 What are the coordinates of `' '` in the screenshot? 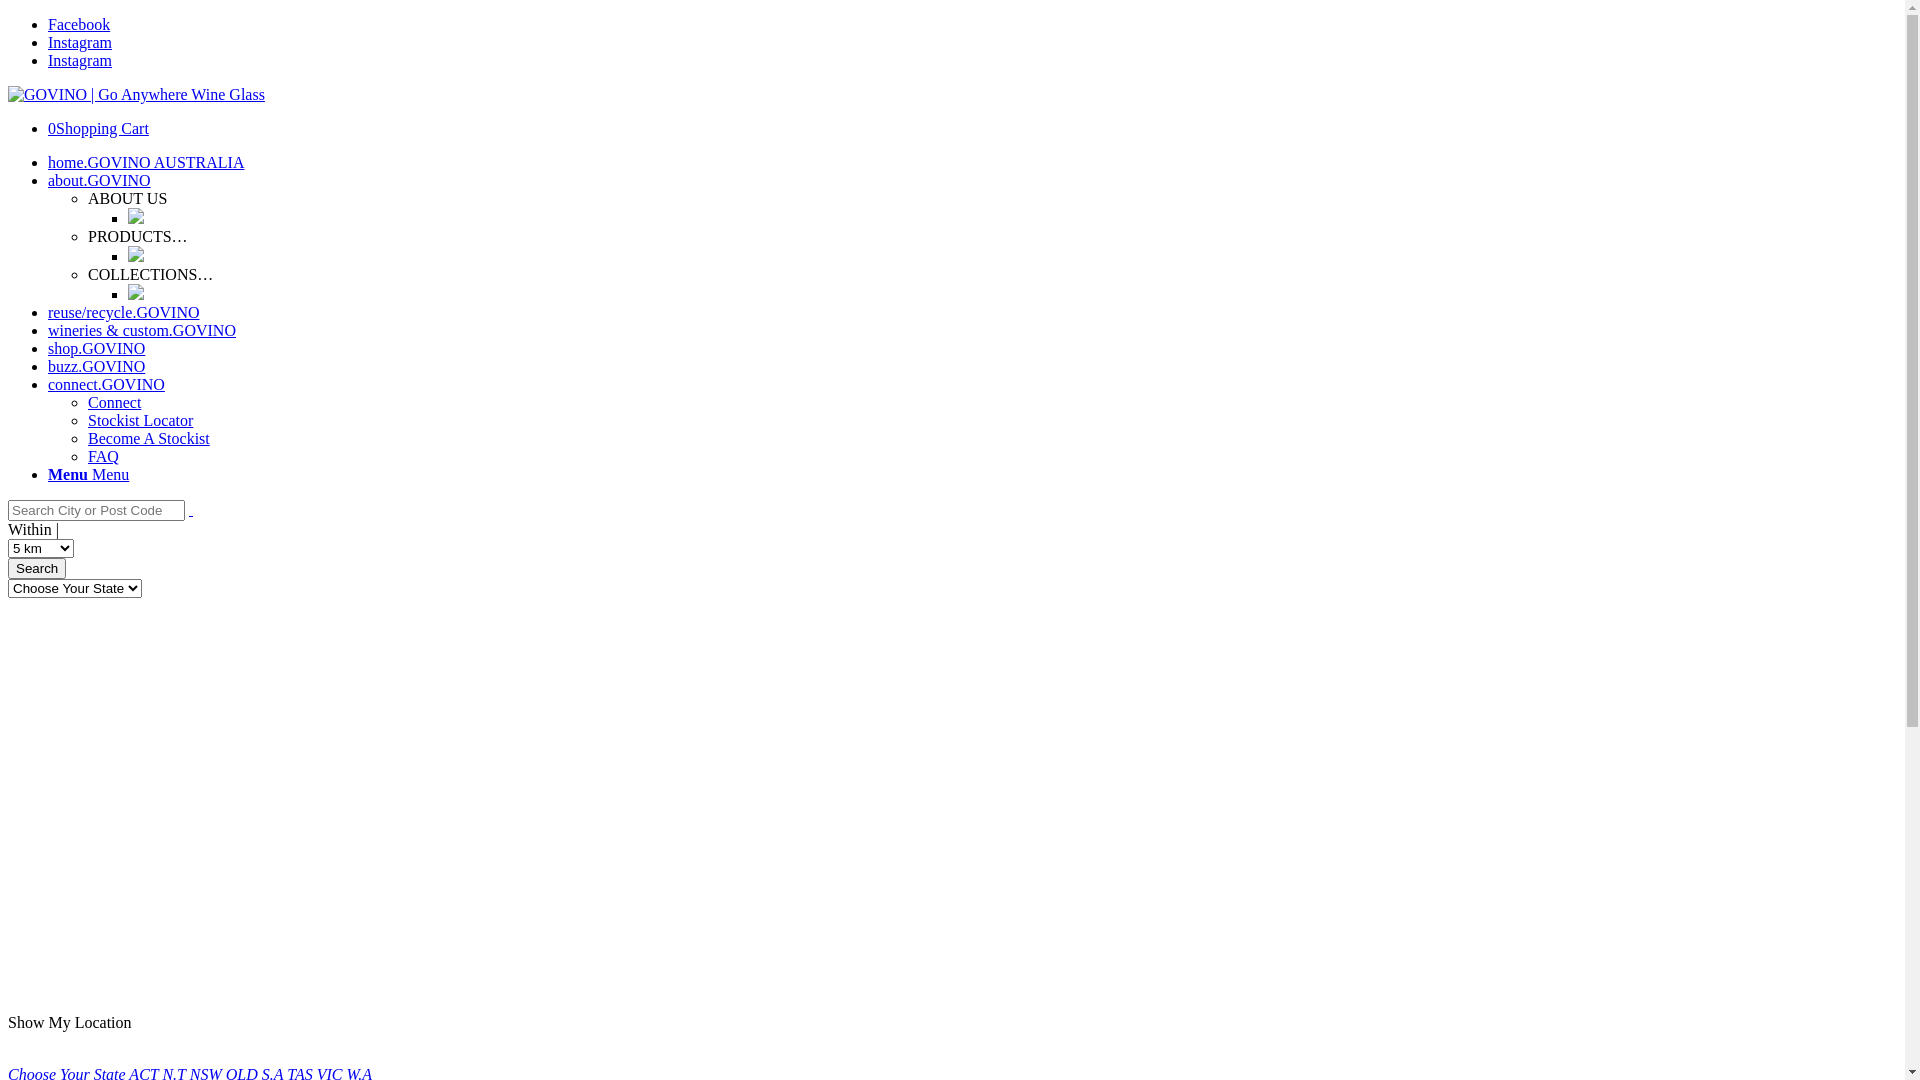 It's located at (191, 508).